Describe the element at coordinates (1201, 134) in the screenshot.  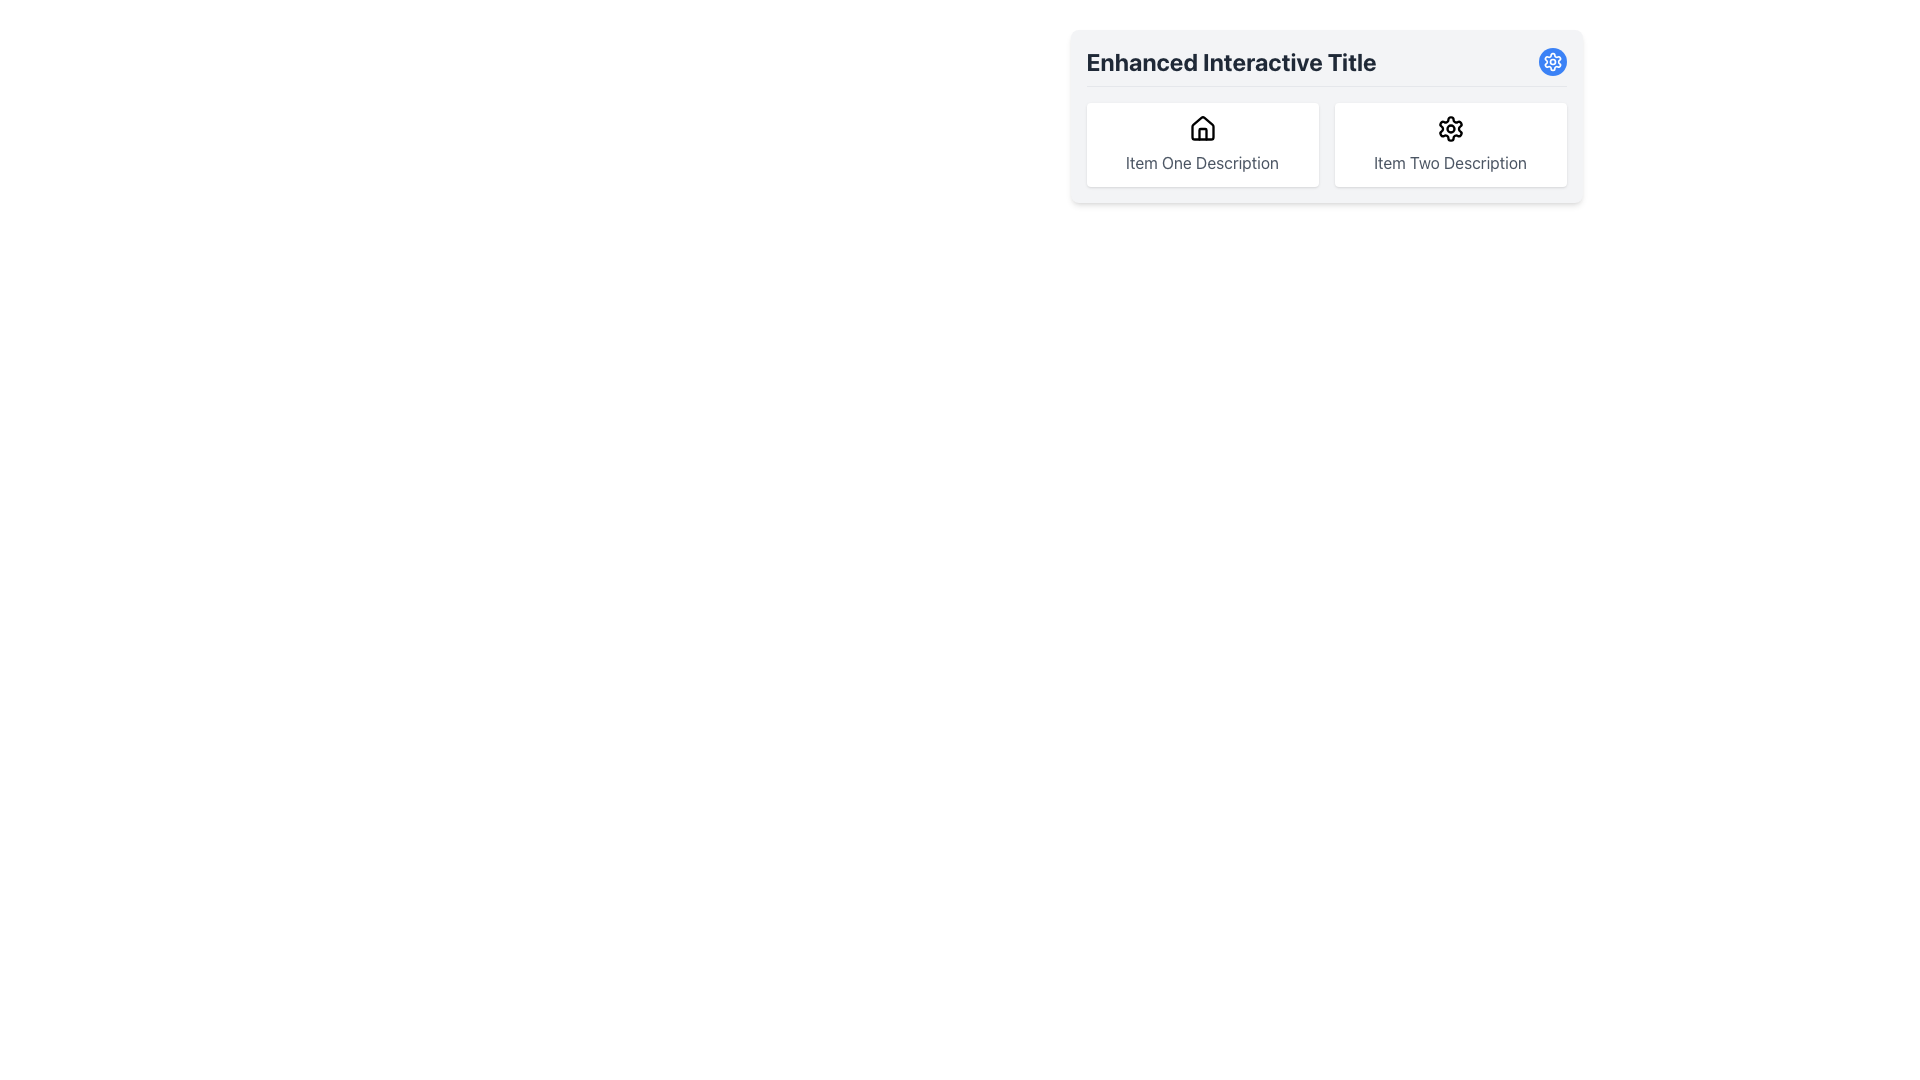
I see `vertical line representing the door within the house-shaped icon, located at the center of the icon, by opening the developer tools` at that location.